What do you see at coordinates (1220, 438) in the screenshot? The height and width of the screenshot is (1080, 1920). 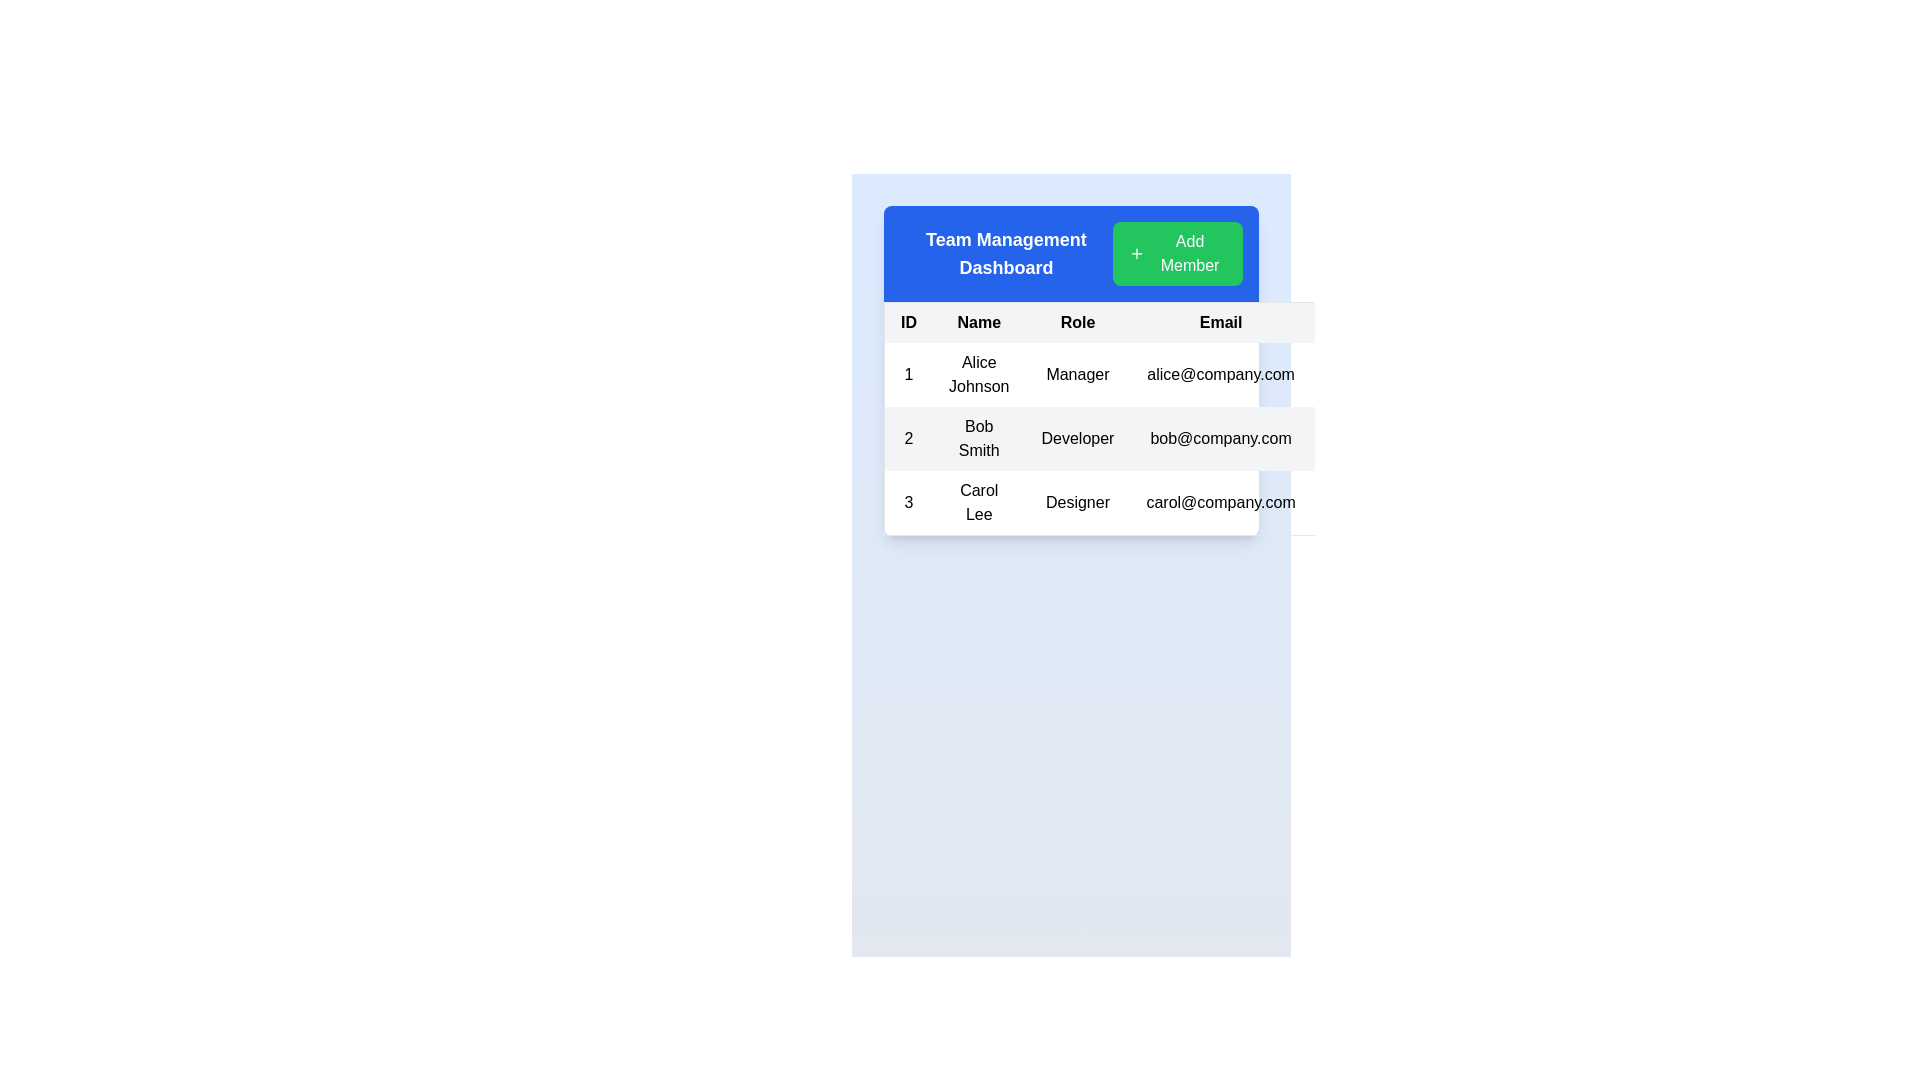 I see `the static text displaying the email address located in the 'Email' column of the second row of the table, which corresponds with the row of Bob Smith, the Developer` at bounding box center [1220, 438].